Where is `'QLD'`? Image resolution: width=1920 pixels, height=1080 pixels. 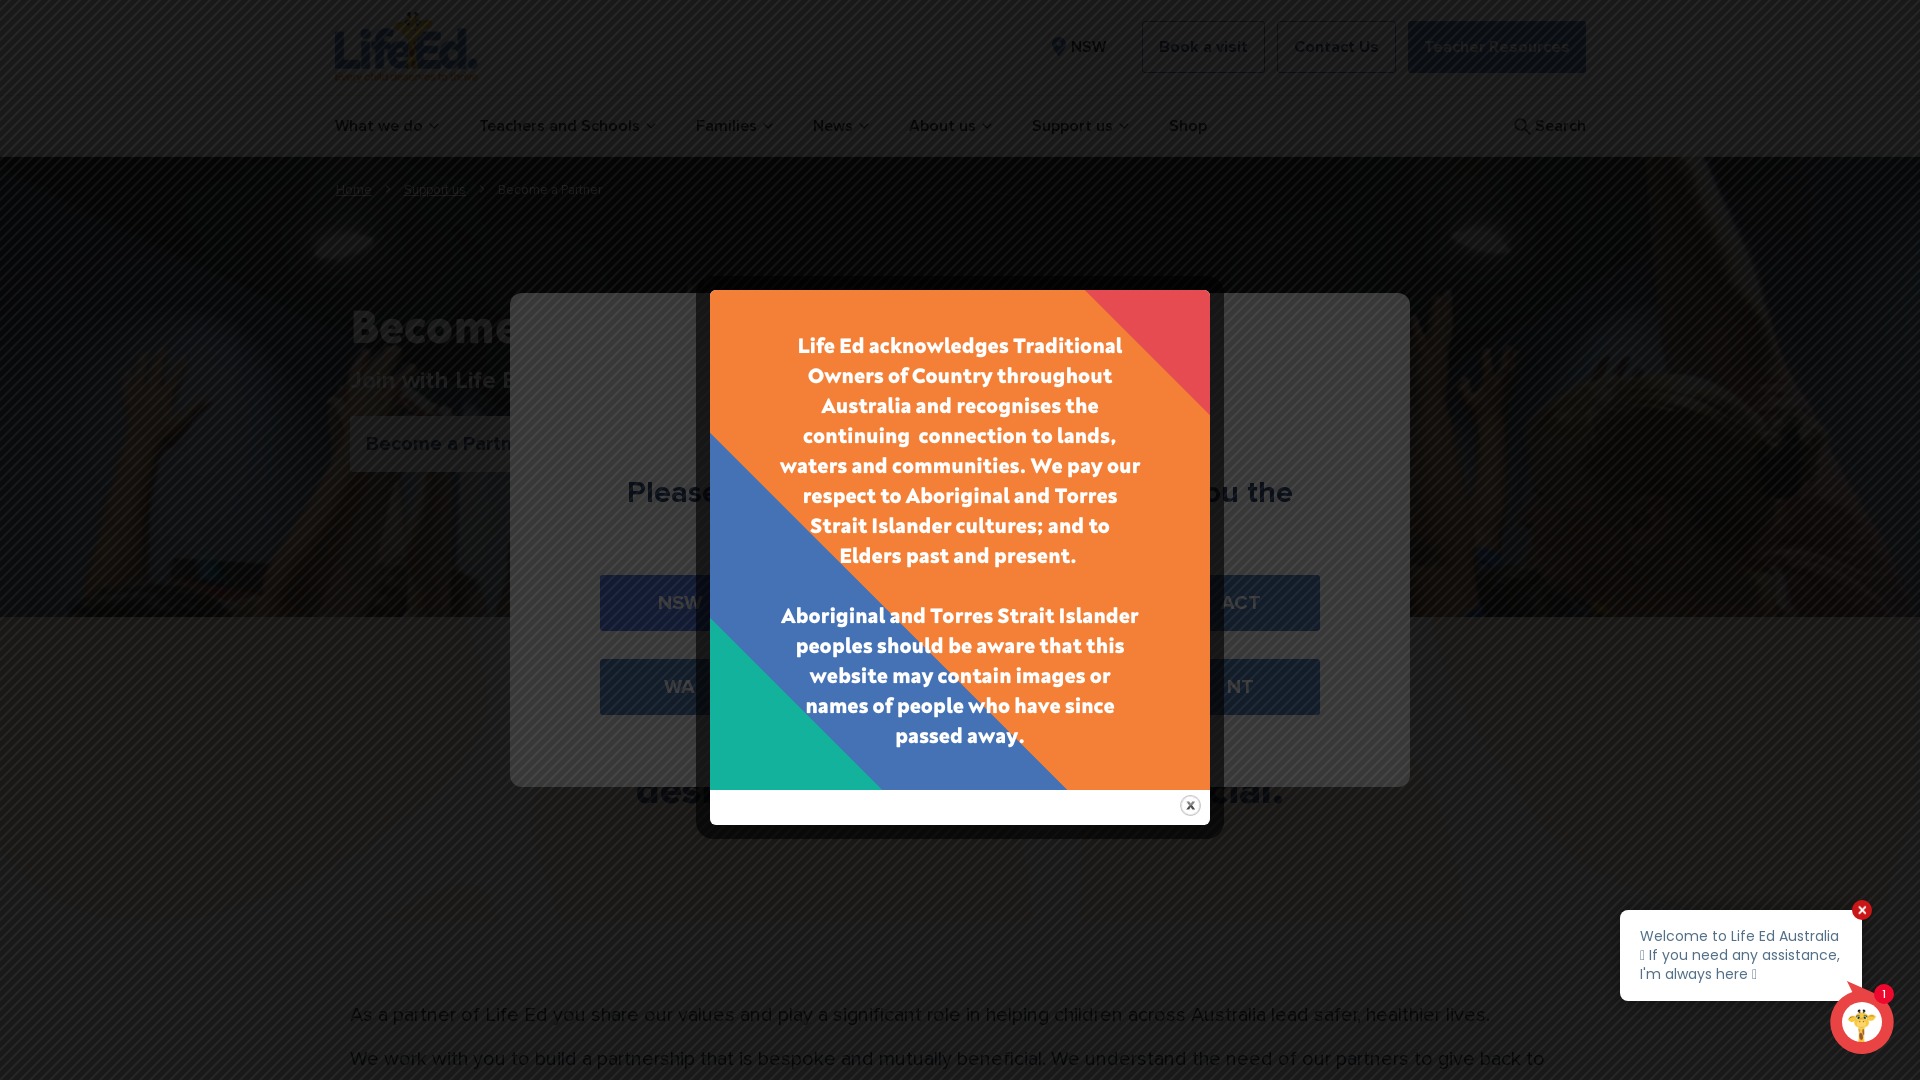 'QLD' is located at coordinates (1052, 601).